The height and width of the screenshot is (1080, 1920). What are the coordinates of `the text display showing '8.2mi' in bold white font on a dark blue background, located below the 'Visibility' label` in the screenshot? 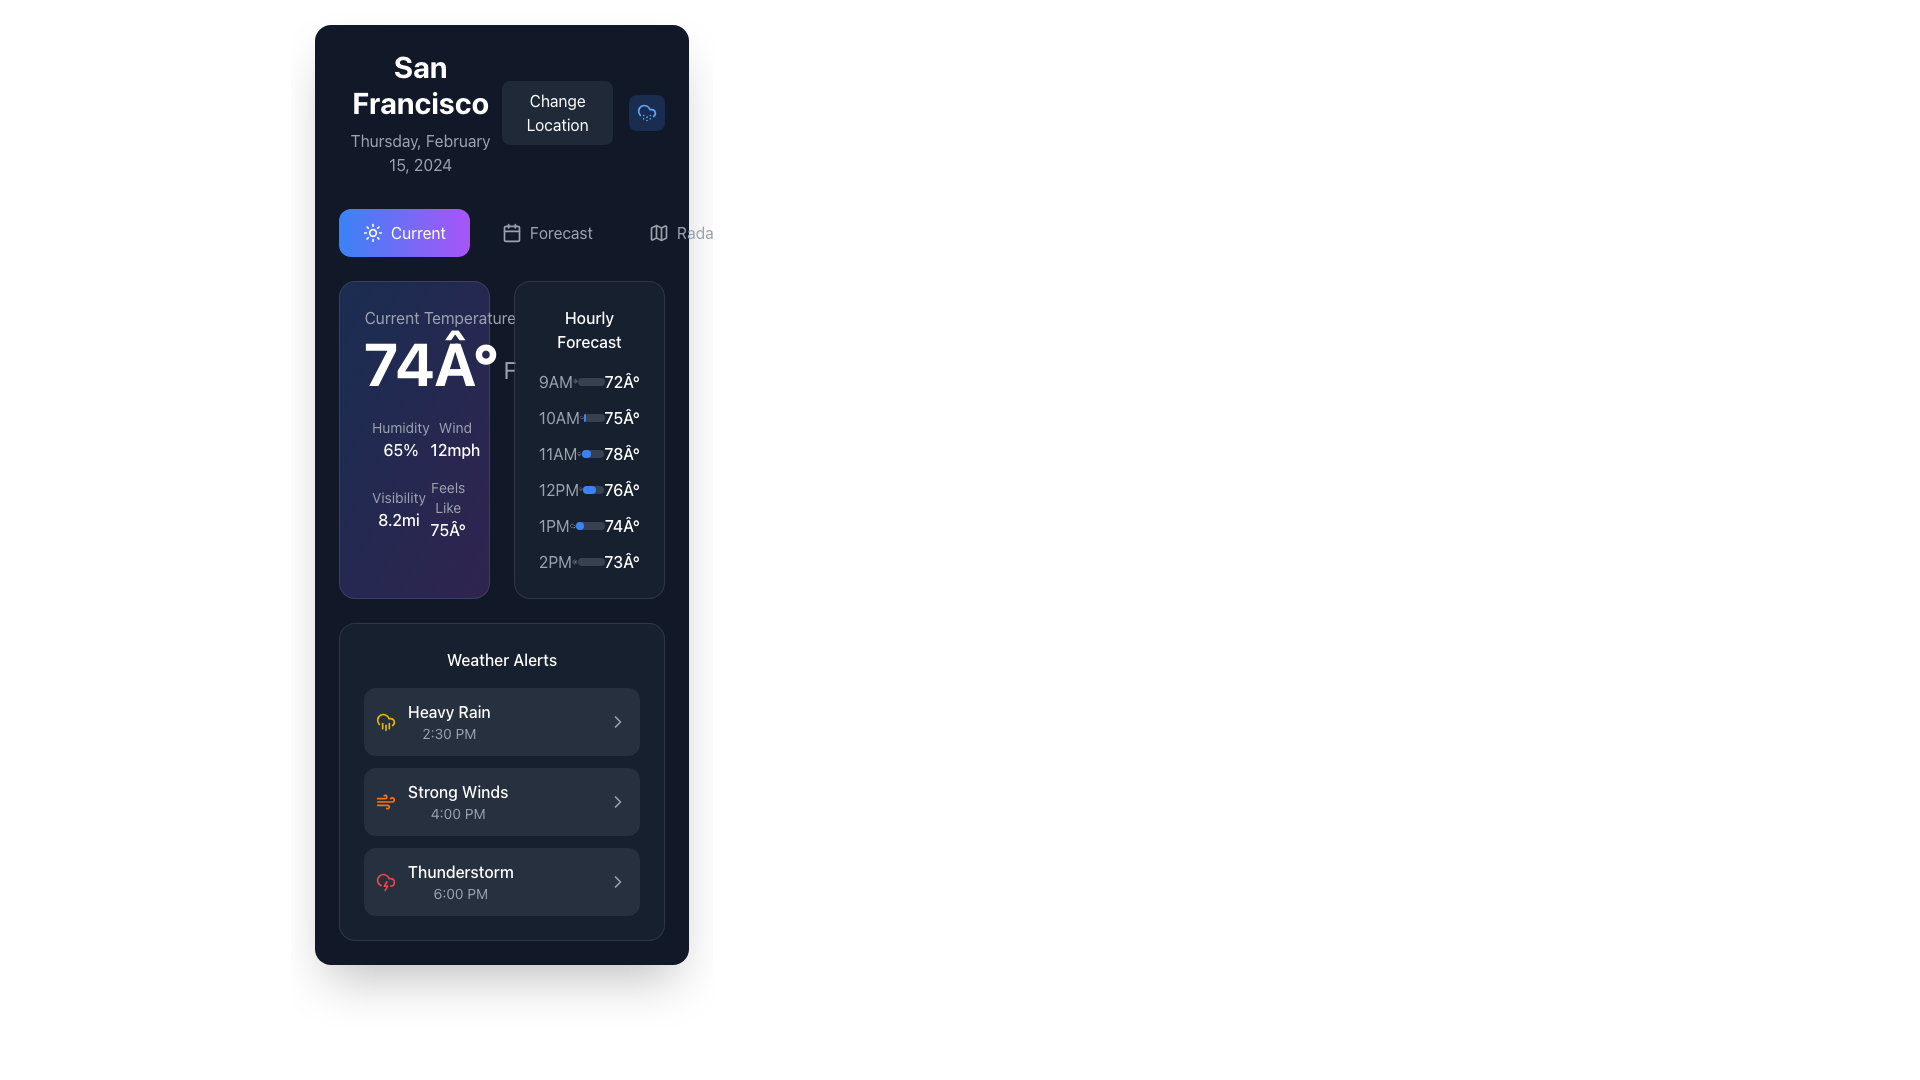 It's located at (398, 519).